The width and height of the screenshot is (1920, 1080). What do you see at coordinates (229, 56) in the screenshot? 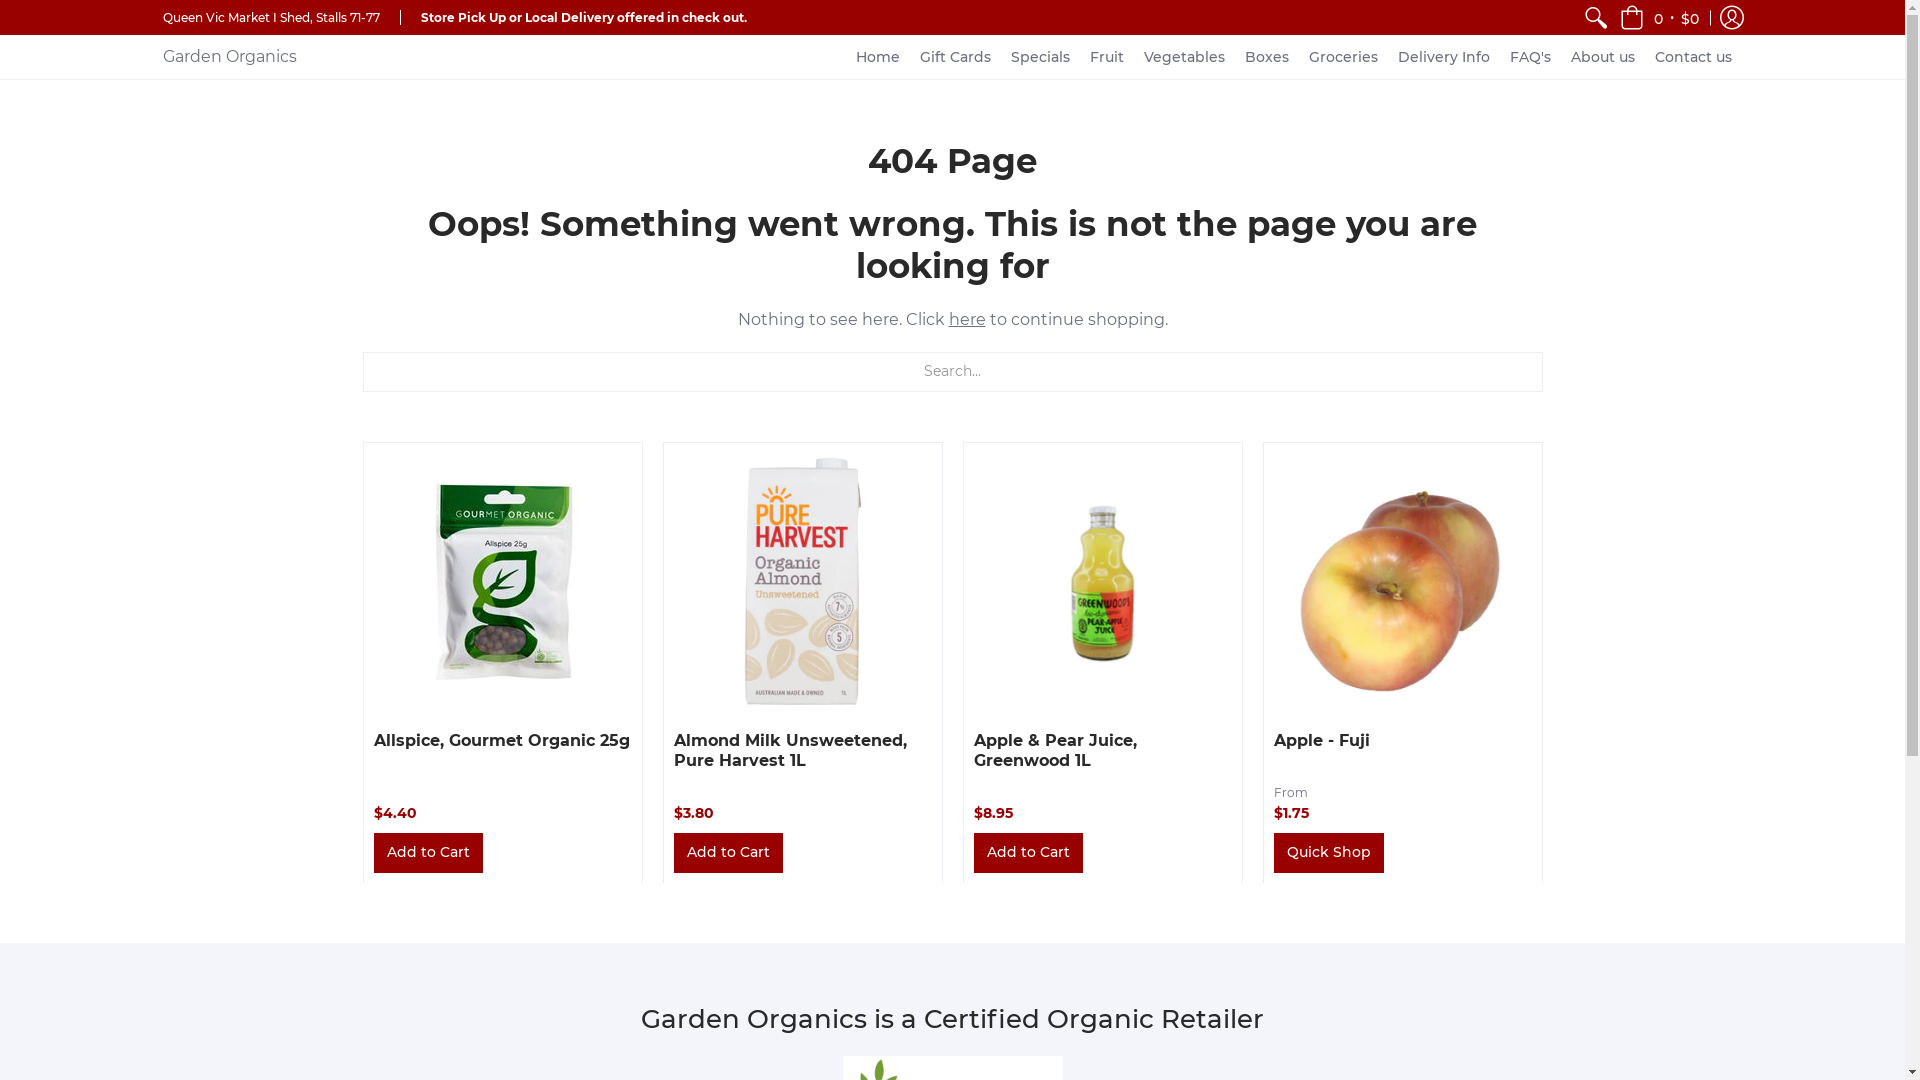
I see `'Garden Organics'` at bounding box center [229, 56].